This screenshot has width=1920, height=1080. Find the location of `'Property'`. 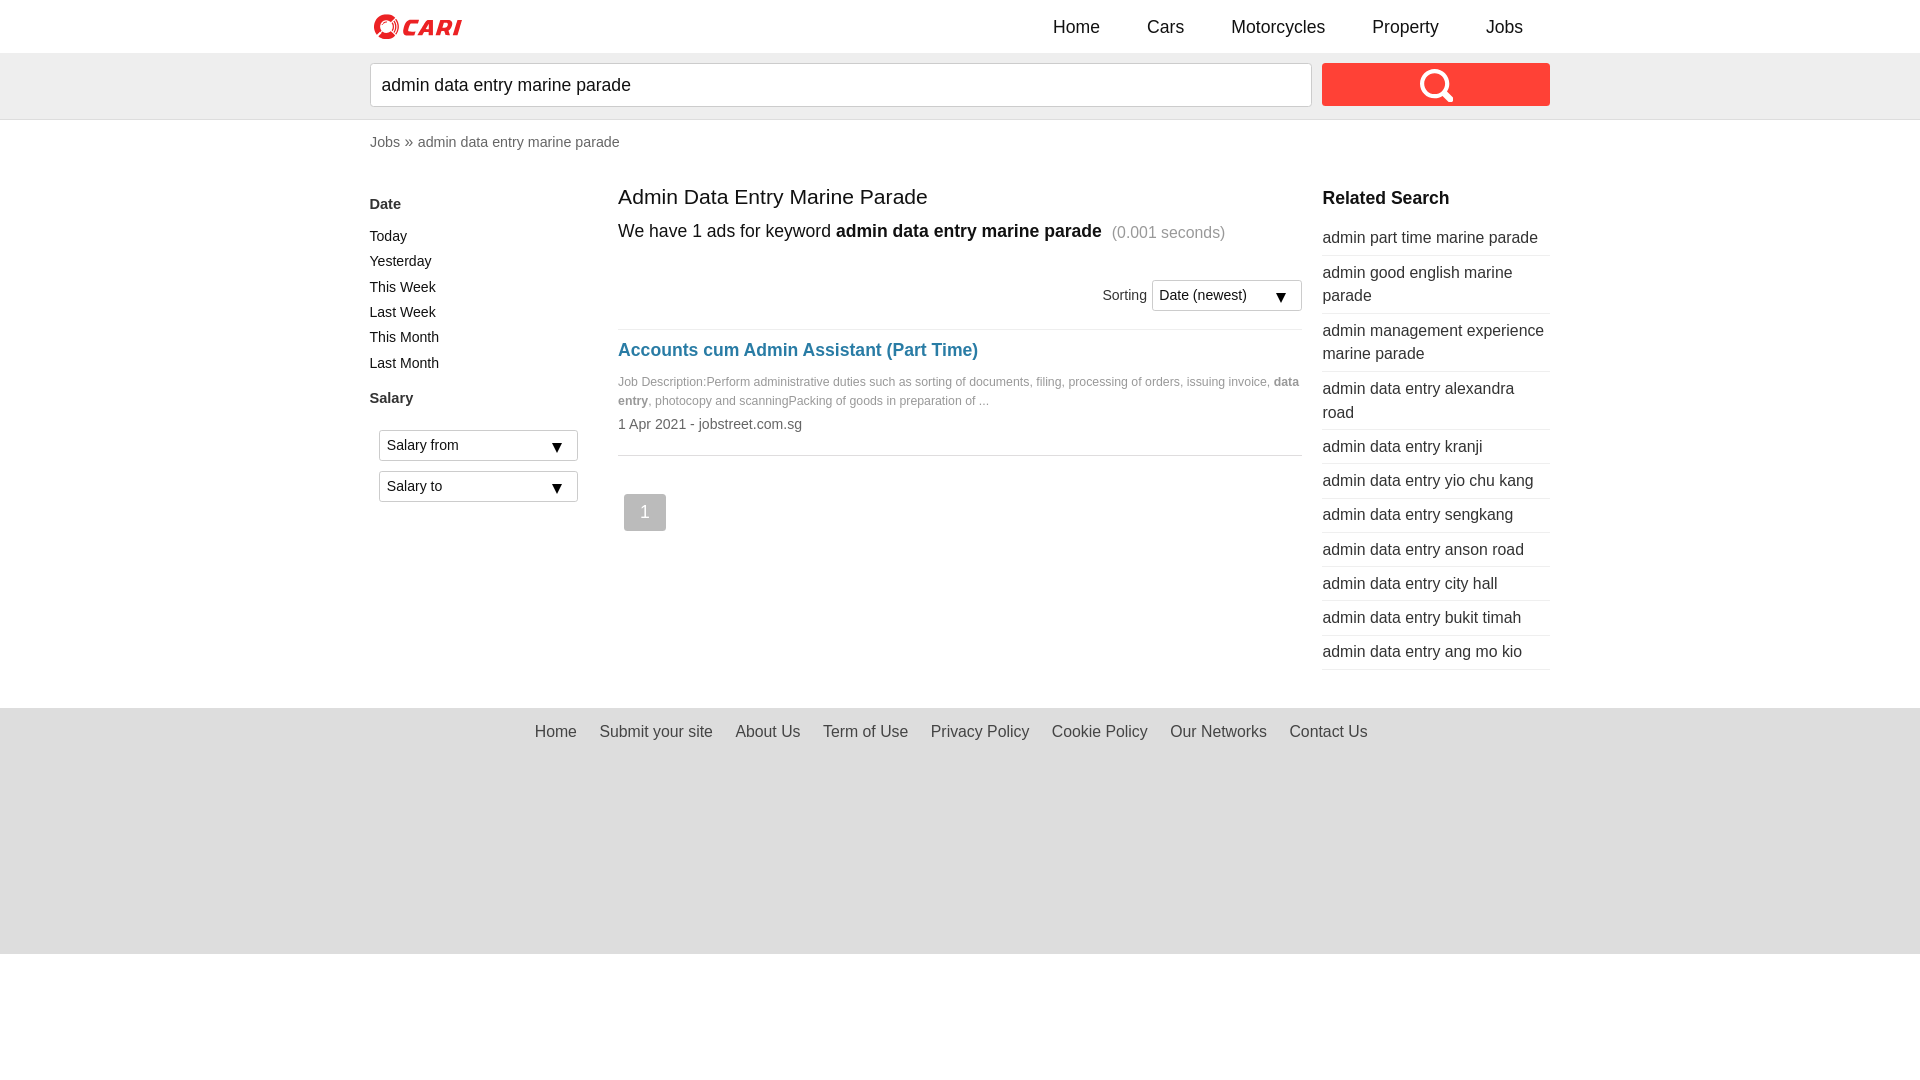

'Property' is located at coordinates (1404, 26).